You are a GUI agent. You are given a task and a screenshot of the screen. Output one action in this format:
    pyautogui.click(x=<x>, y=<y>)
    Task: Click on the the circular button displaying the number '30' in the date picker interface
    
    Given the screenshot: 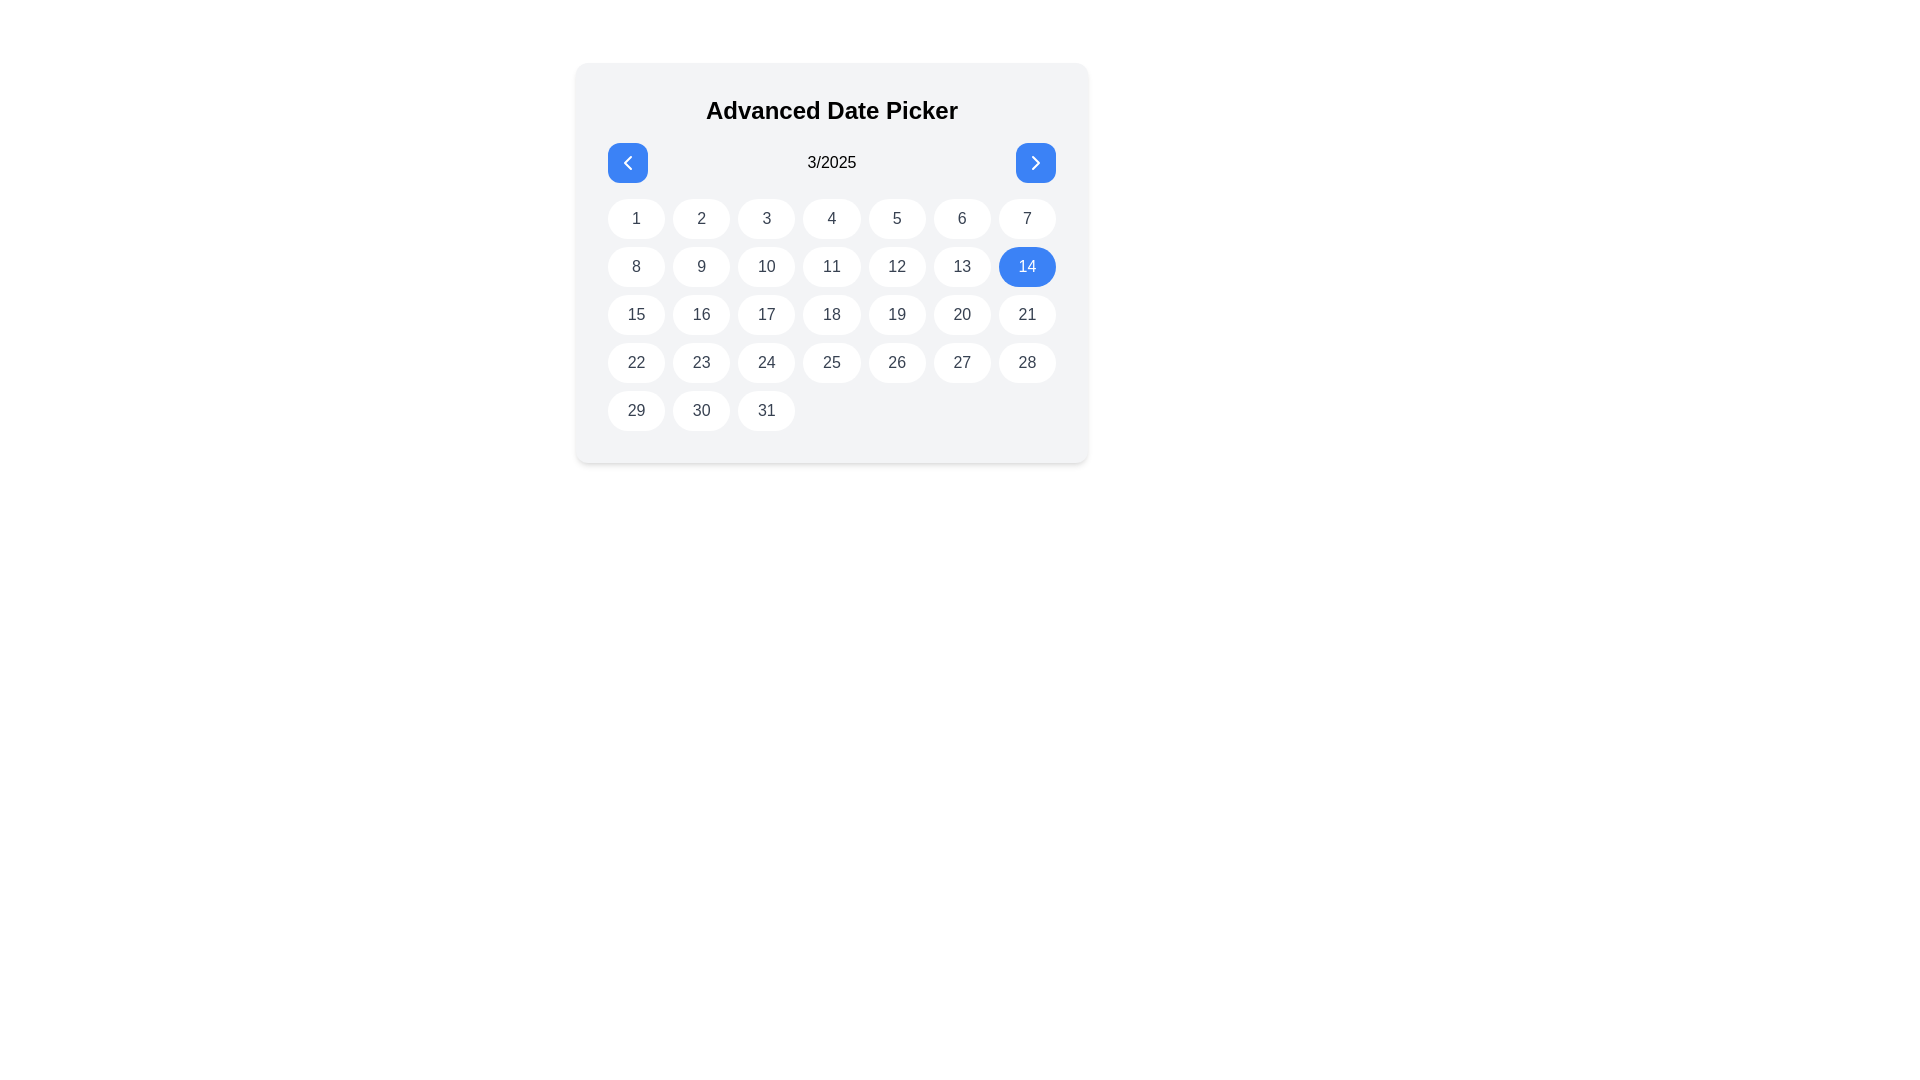 What is the action you would take?
    pyautogui.click(x=701, y=410)
    